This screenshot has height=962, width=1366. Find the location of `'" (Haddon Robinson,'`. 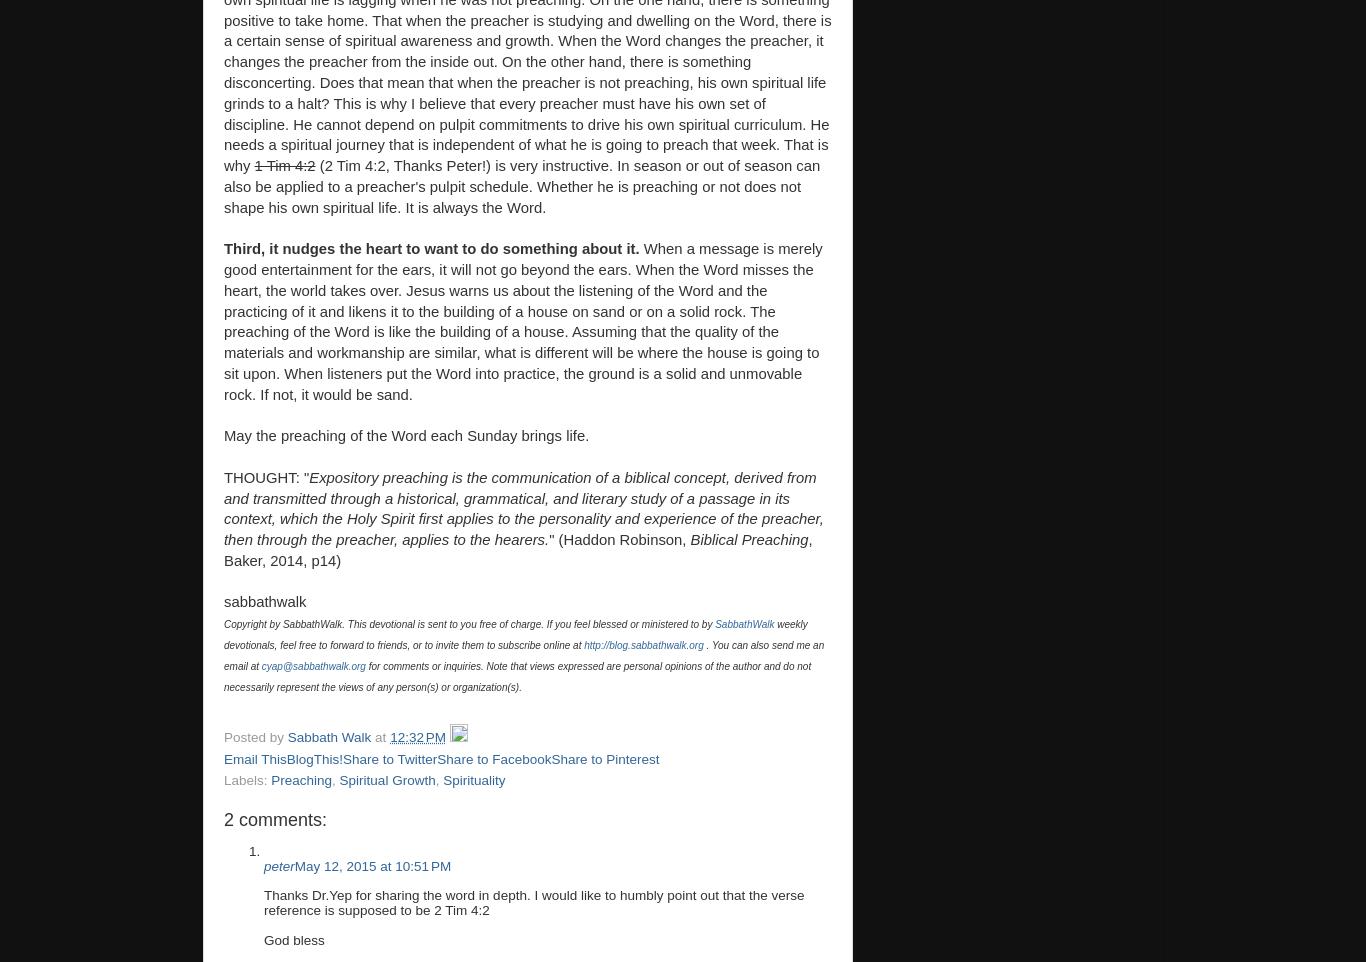

'" (Haddon Robinson,' is located at coordinates (618, 539).